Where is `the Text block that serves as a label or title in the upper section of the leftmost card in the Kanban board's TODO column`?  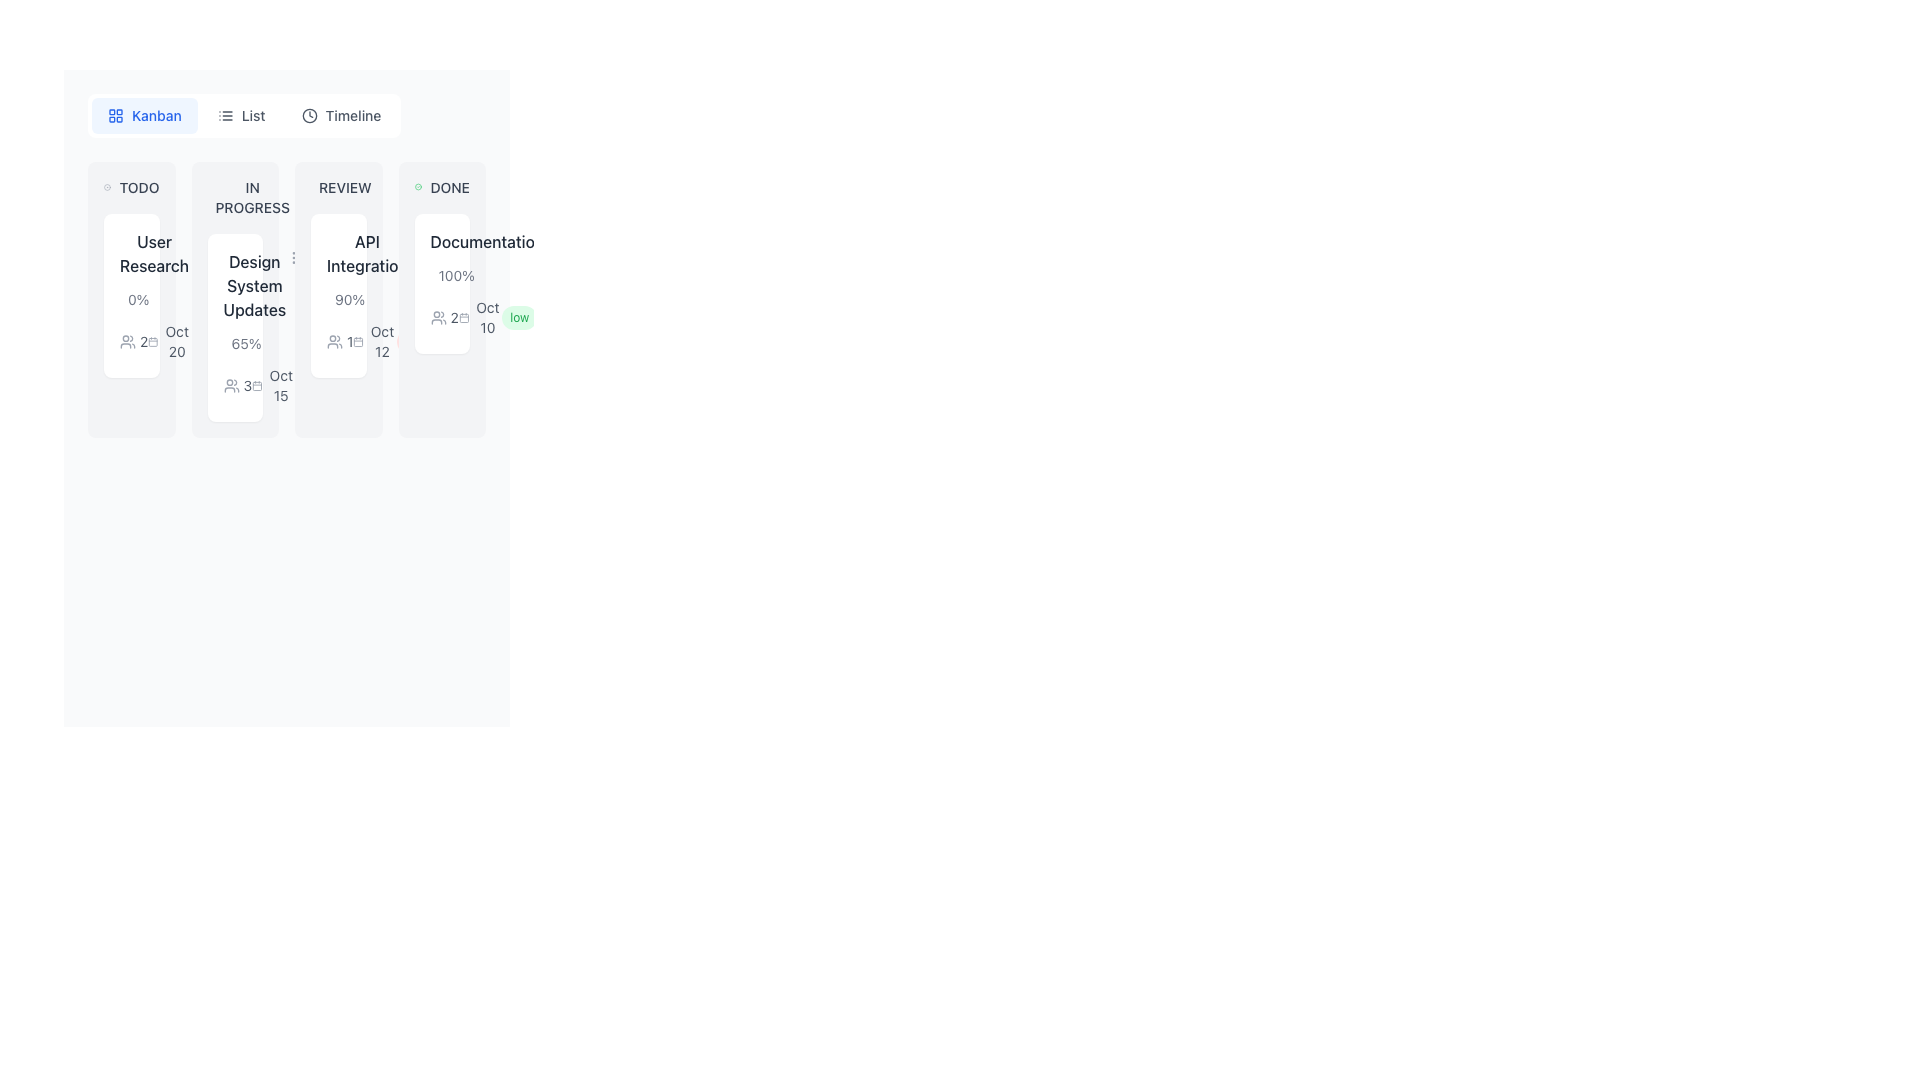 the Text block that serves as a label or title in the upper section of the leftmost card in the Kanban board's TODO column is located at coordinates (130, 253).